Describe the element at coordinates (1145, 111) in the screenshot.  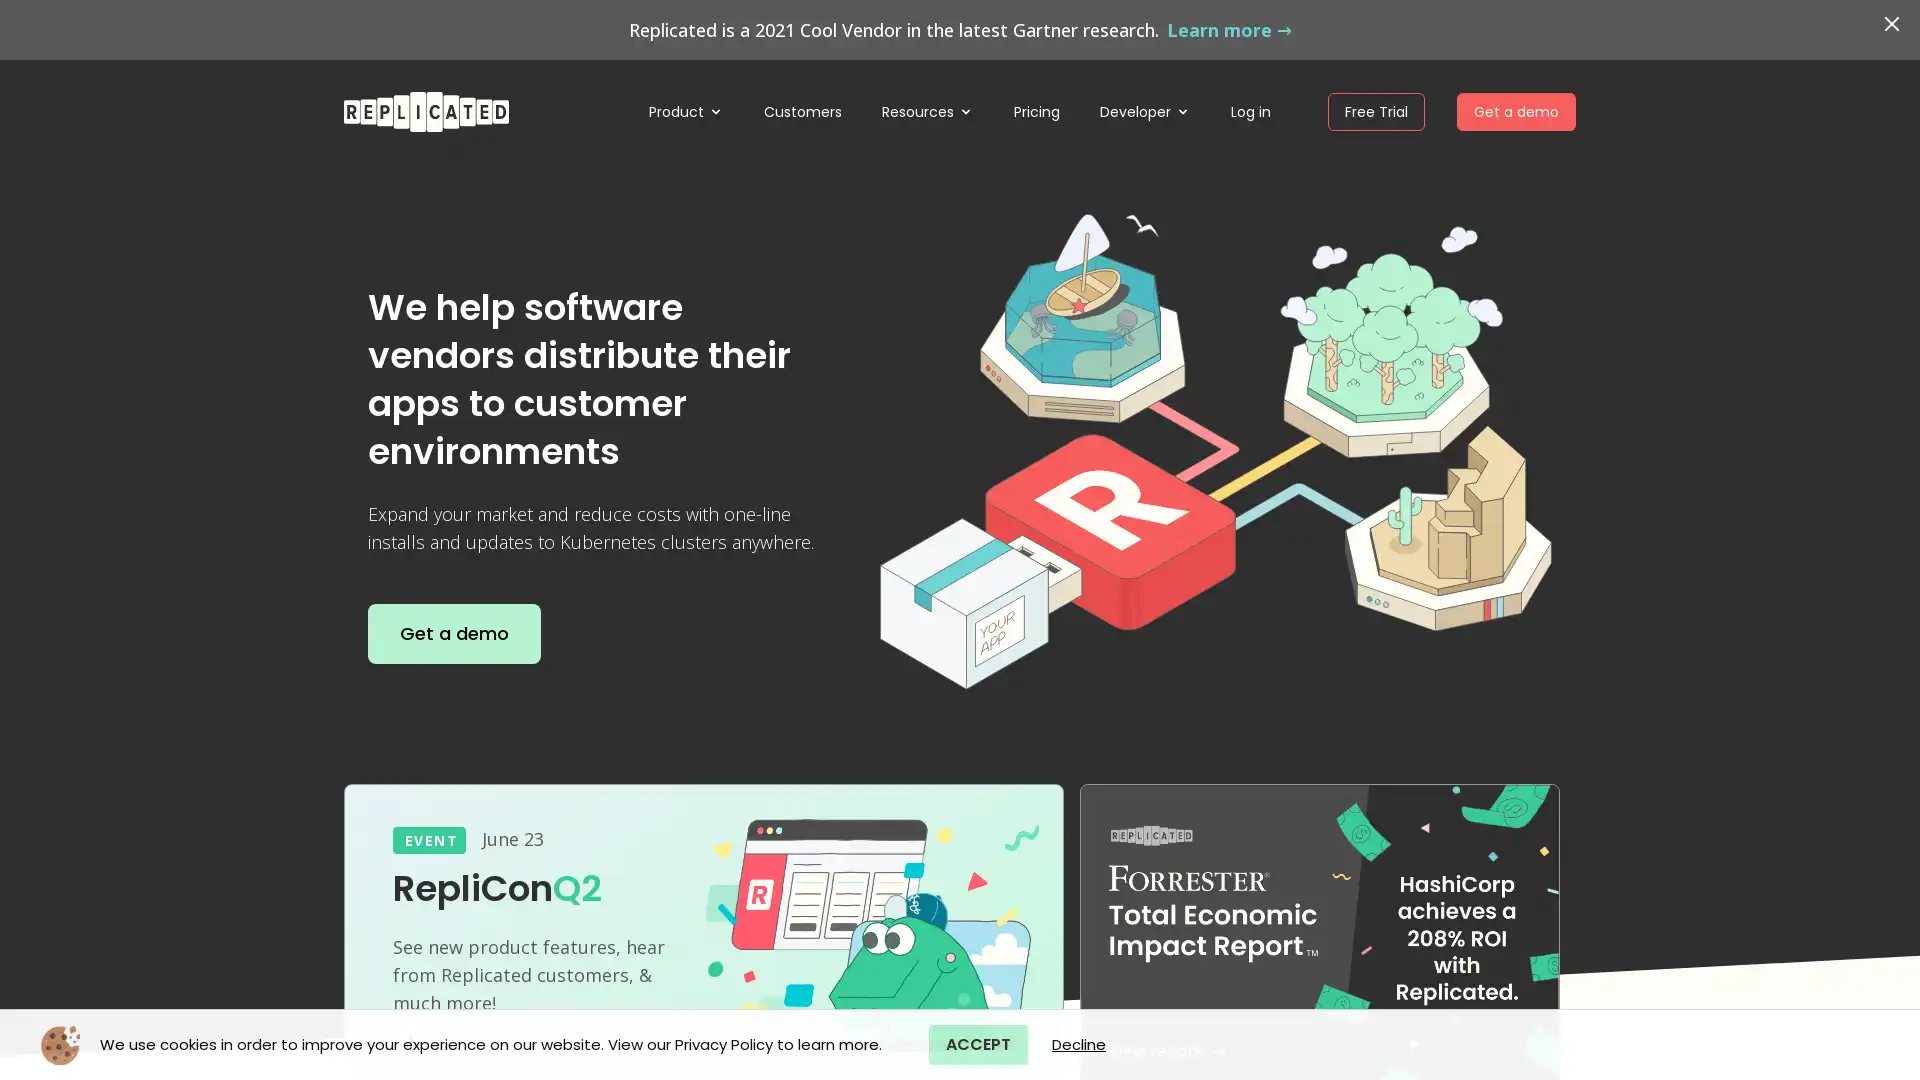
I see `Developer` at that location.